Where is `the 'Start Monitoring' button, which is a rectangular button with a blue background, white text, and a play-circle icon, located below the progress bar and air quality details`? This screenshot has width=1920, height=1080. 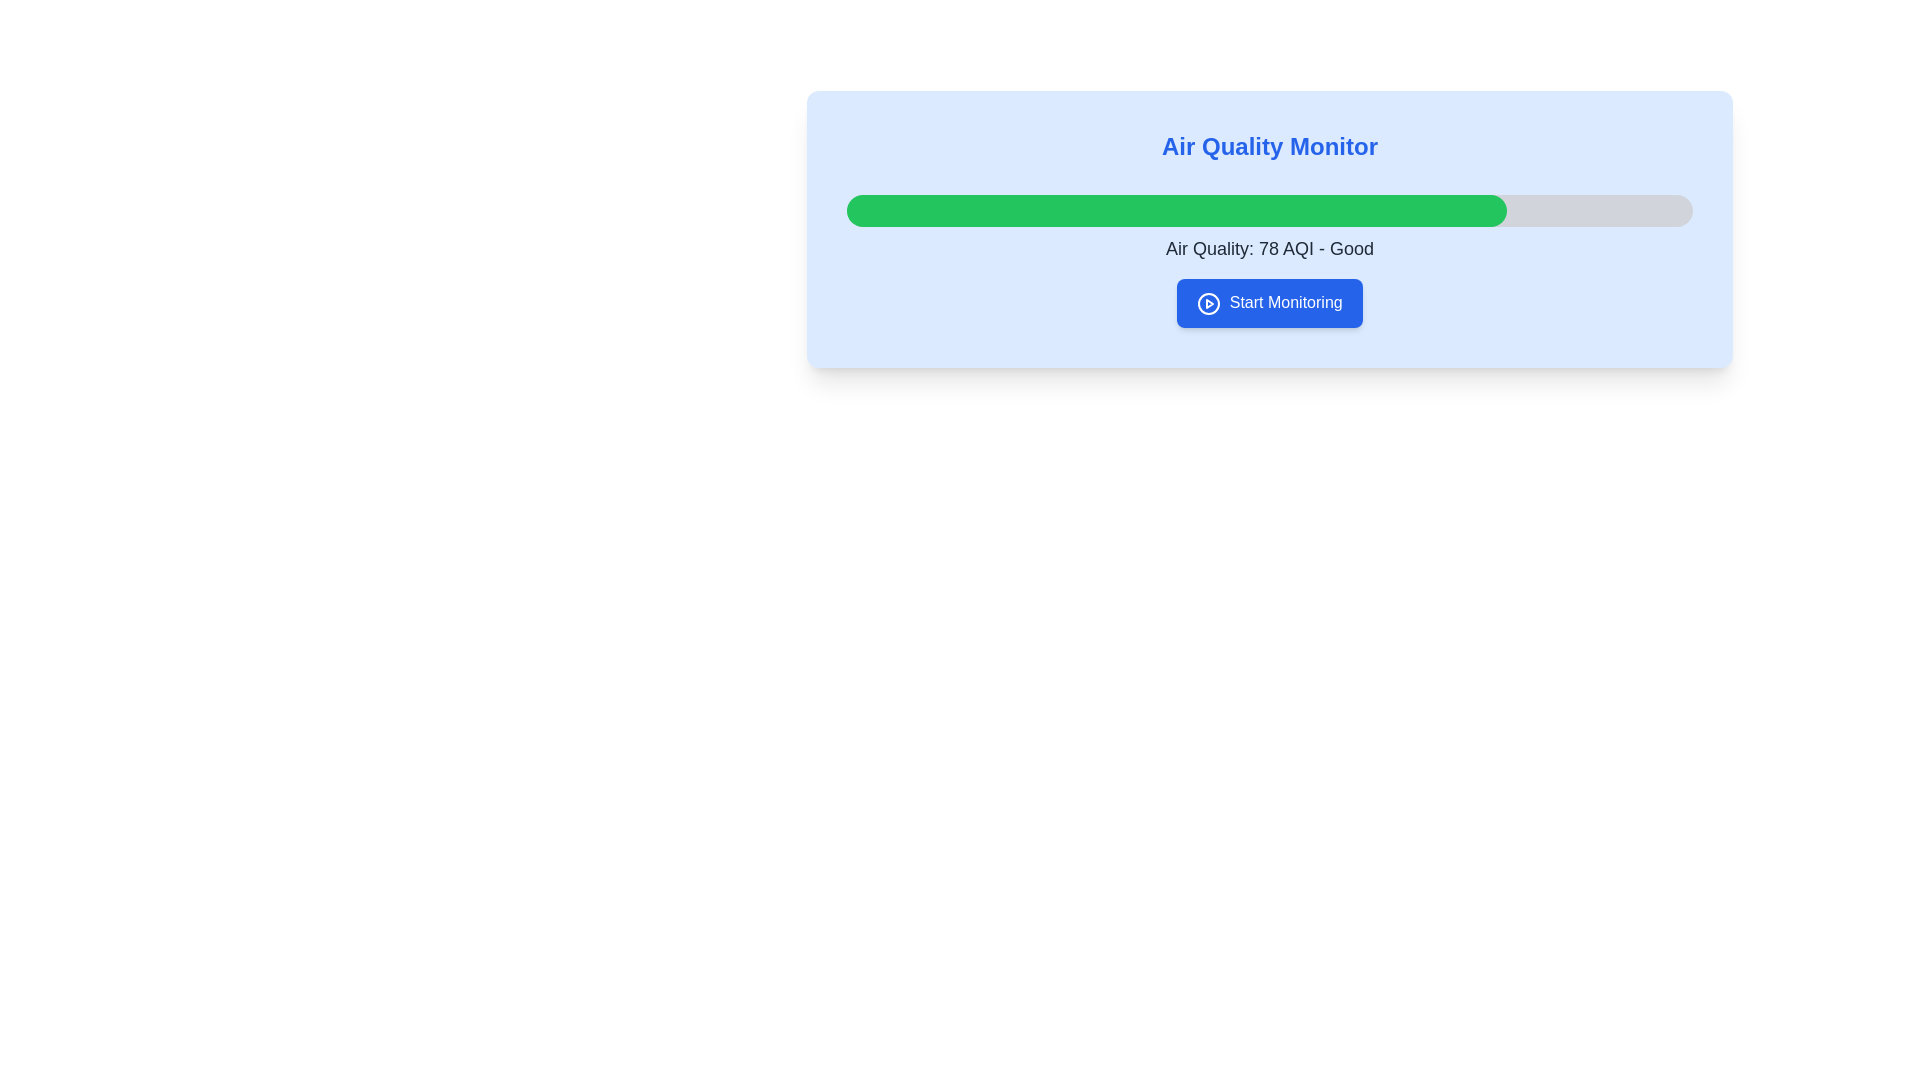
the 'Start Monitoring' button, which is a rectangular button with a blue background, white text, and a play-circle icon, located below the progress bar and air quality details is located at coordinates (1269, 303).